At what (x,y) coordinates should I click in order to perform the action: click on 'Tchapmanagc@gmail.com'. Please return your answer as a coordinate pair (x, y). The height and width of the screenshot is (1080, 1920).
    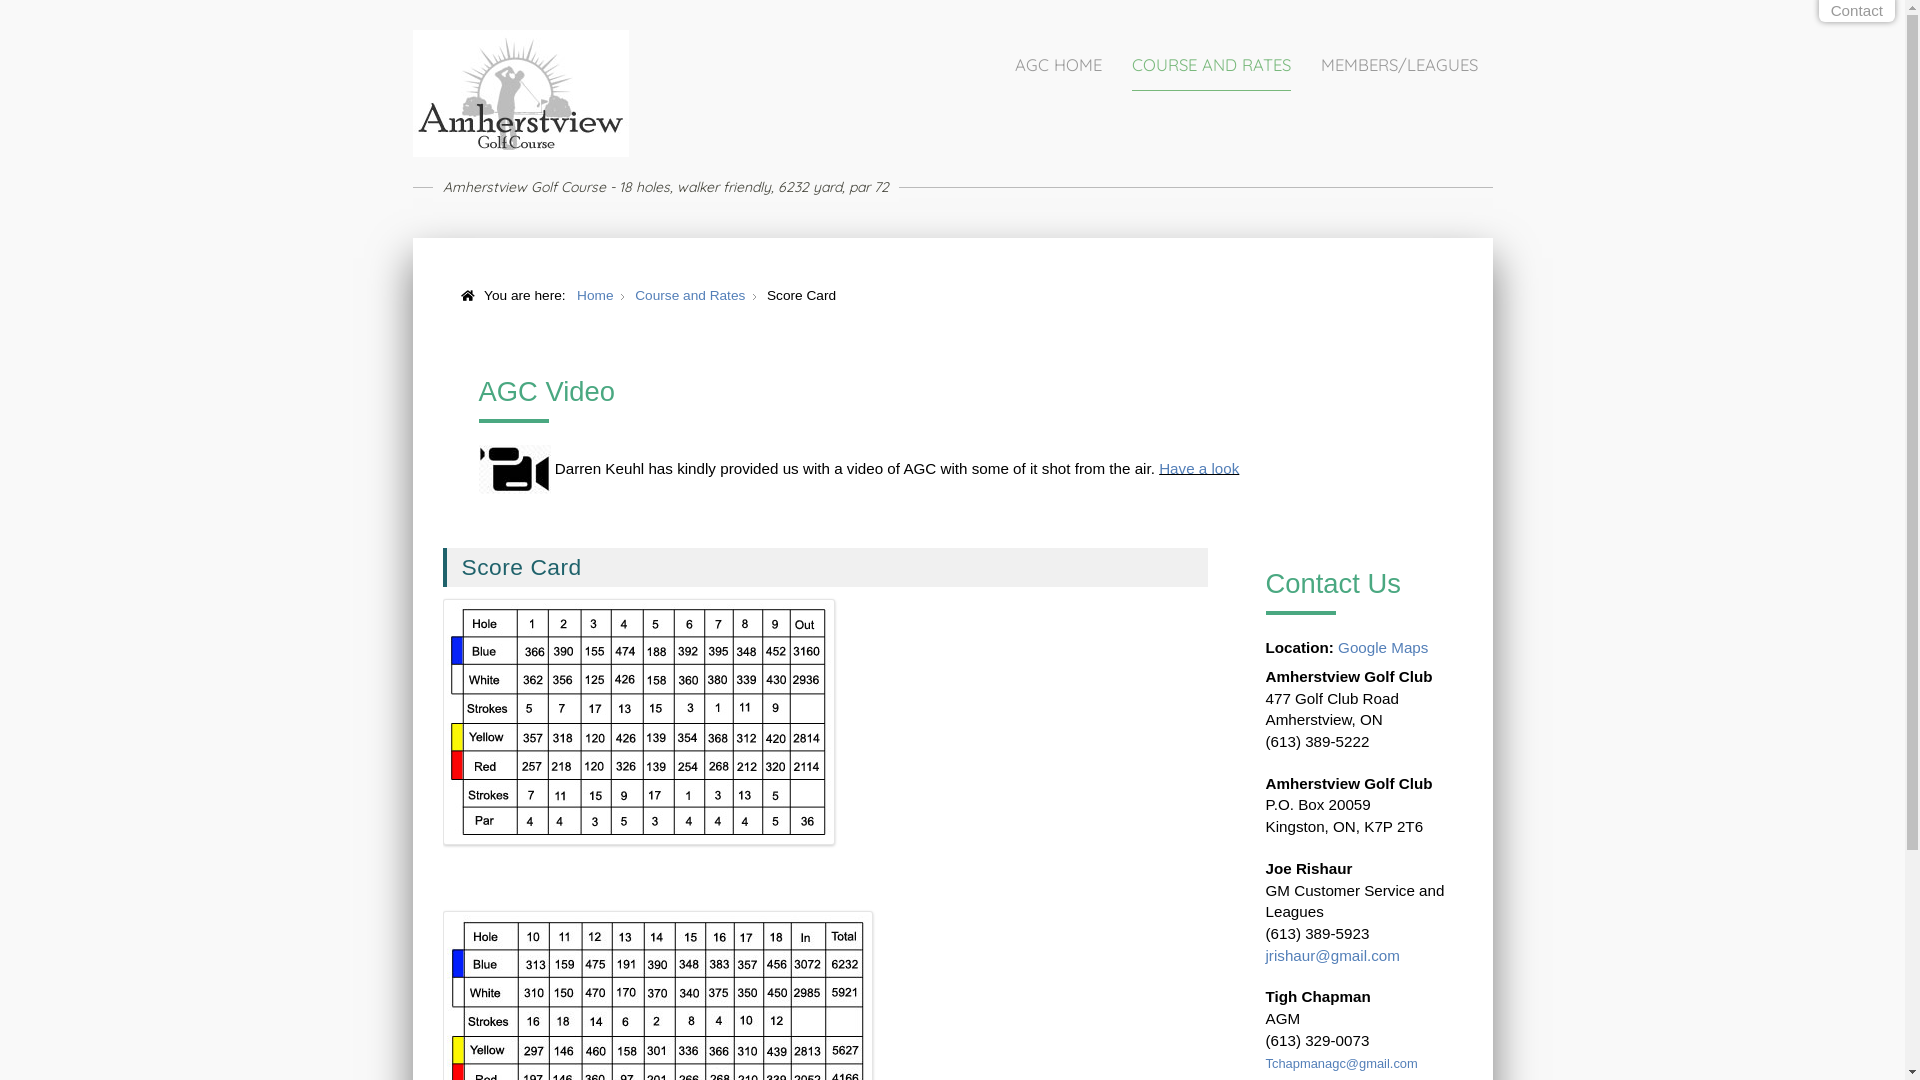
    Looking at the image, I should click on (1342, 1062).